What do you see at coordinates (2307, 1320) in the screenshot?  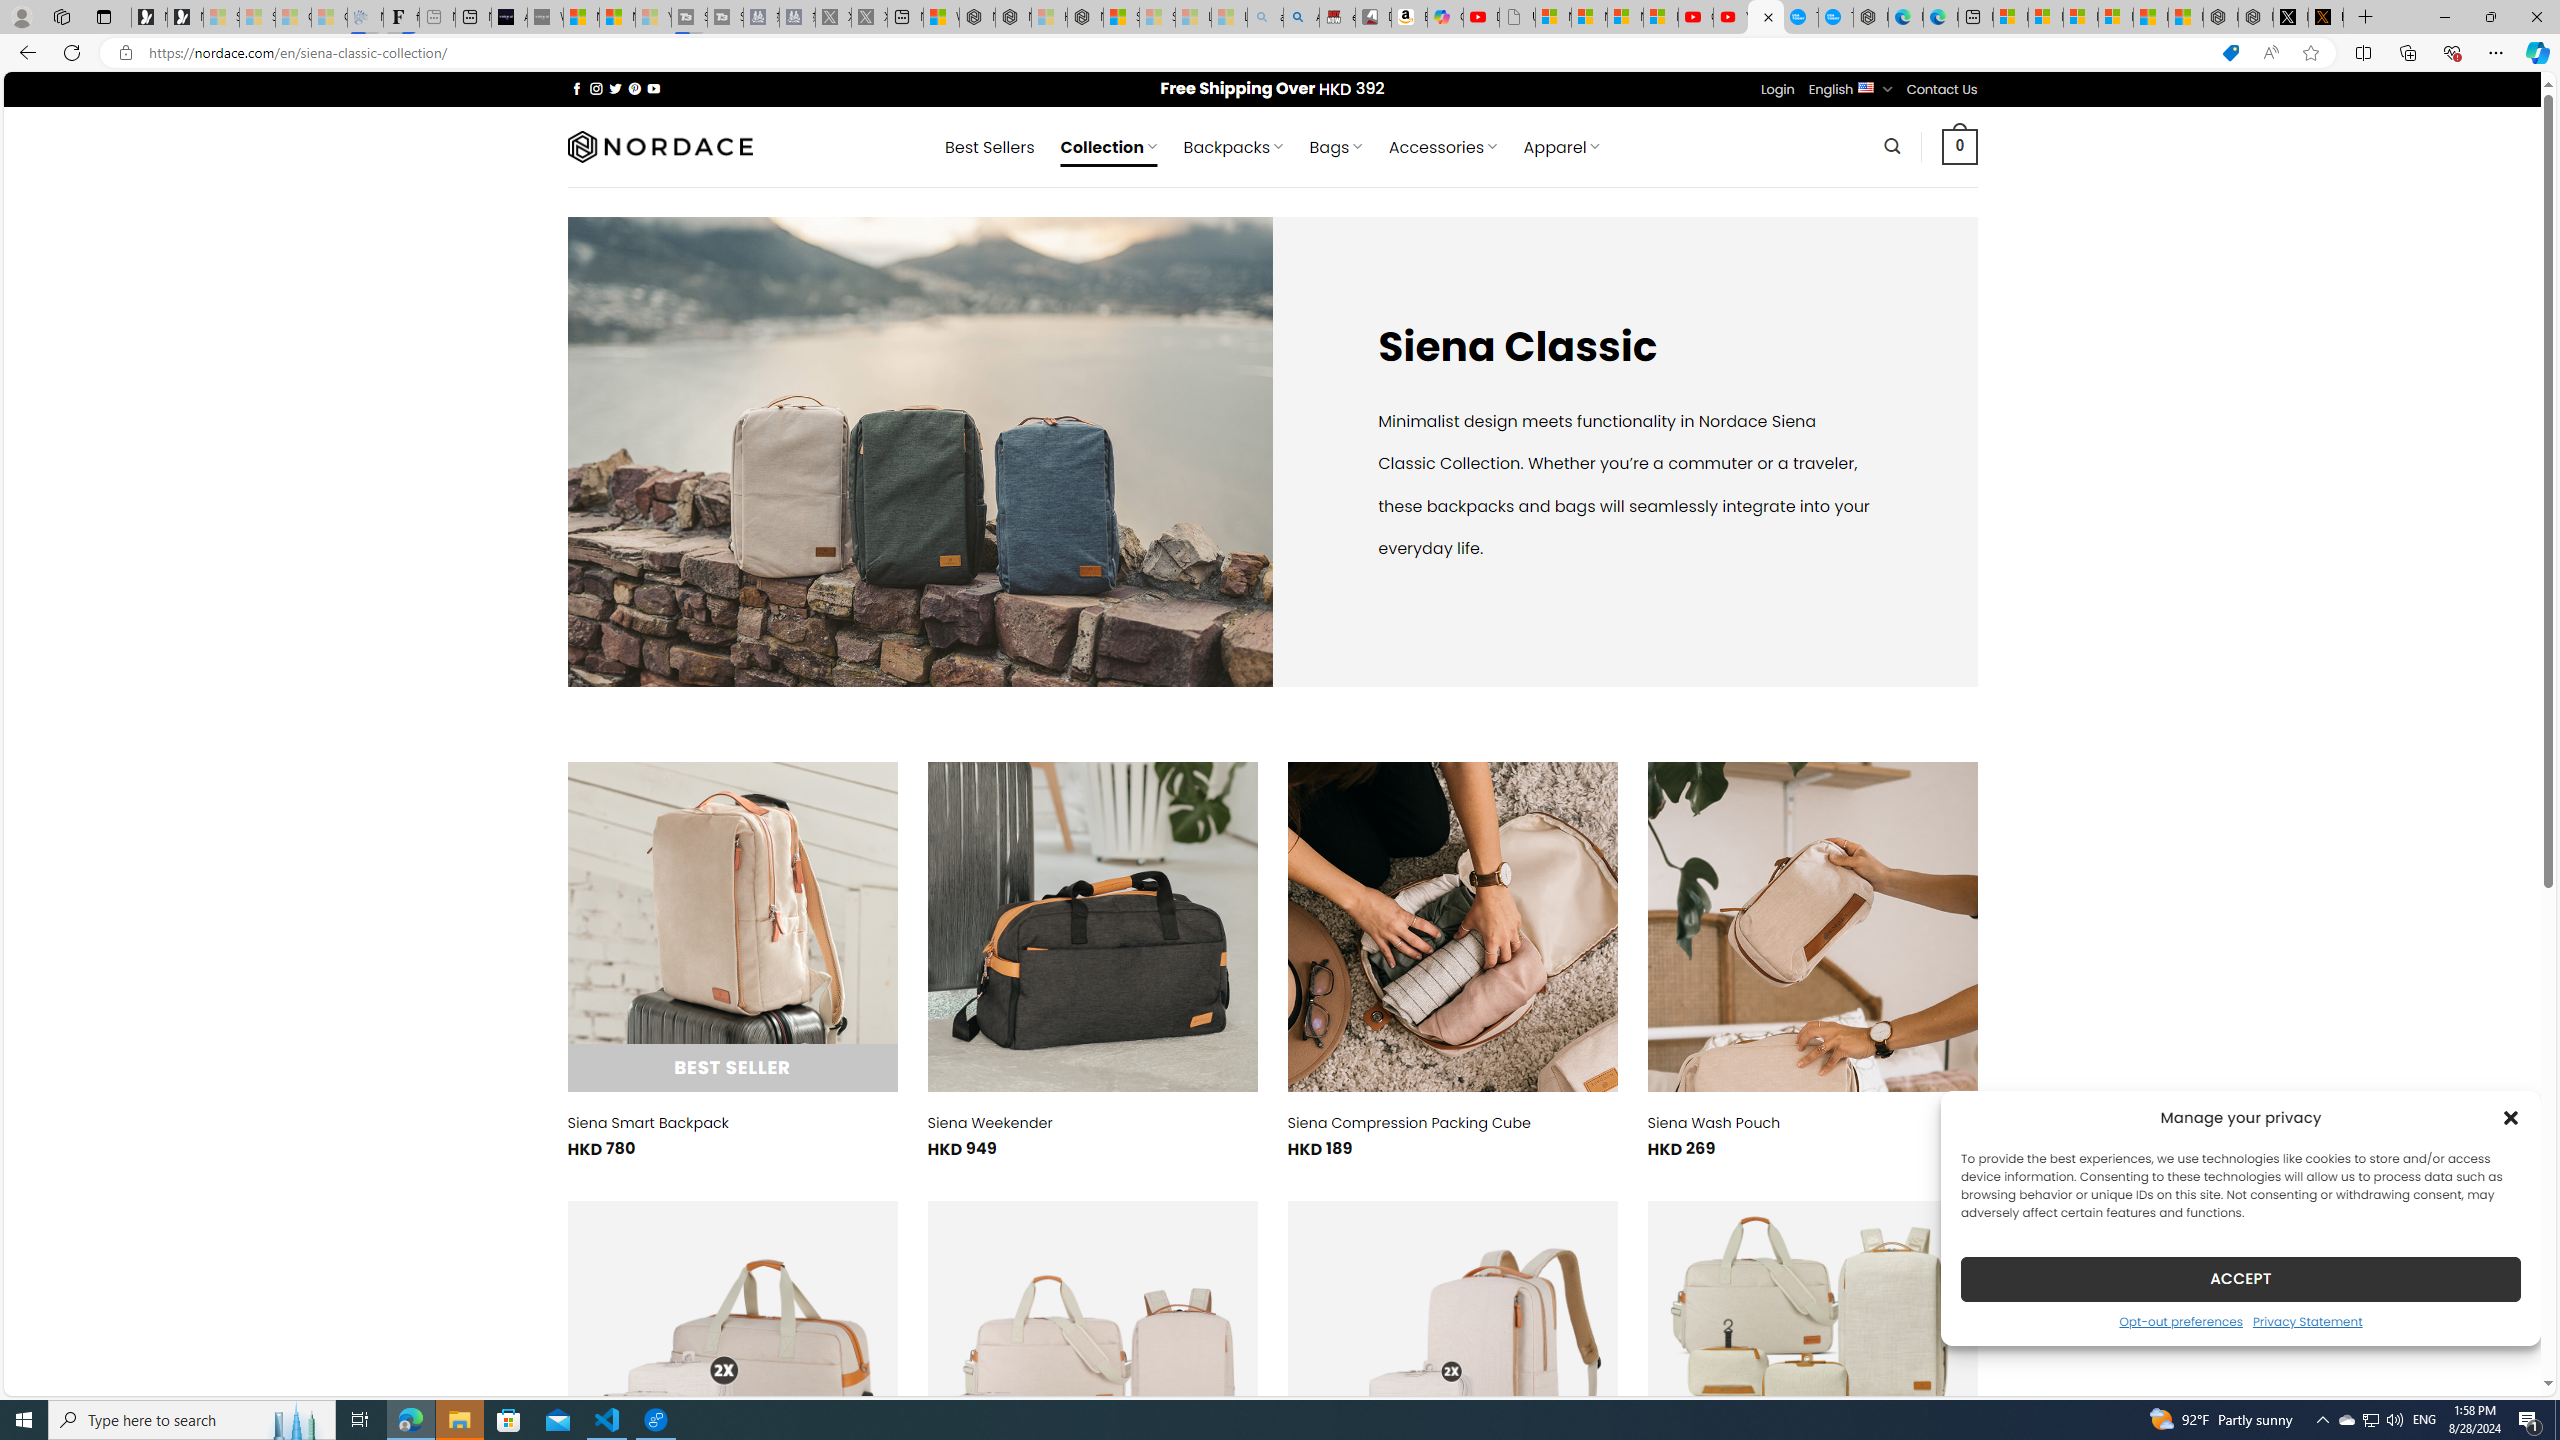 I see `'Privacy Statement'` at bounding box center [2307, 1320].